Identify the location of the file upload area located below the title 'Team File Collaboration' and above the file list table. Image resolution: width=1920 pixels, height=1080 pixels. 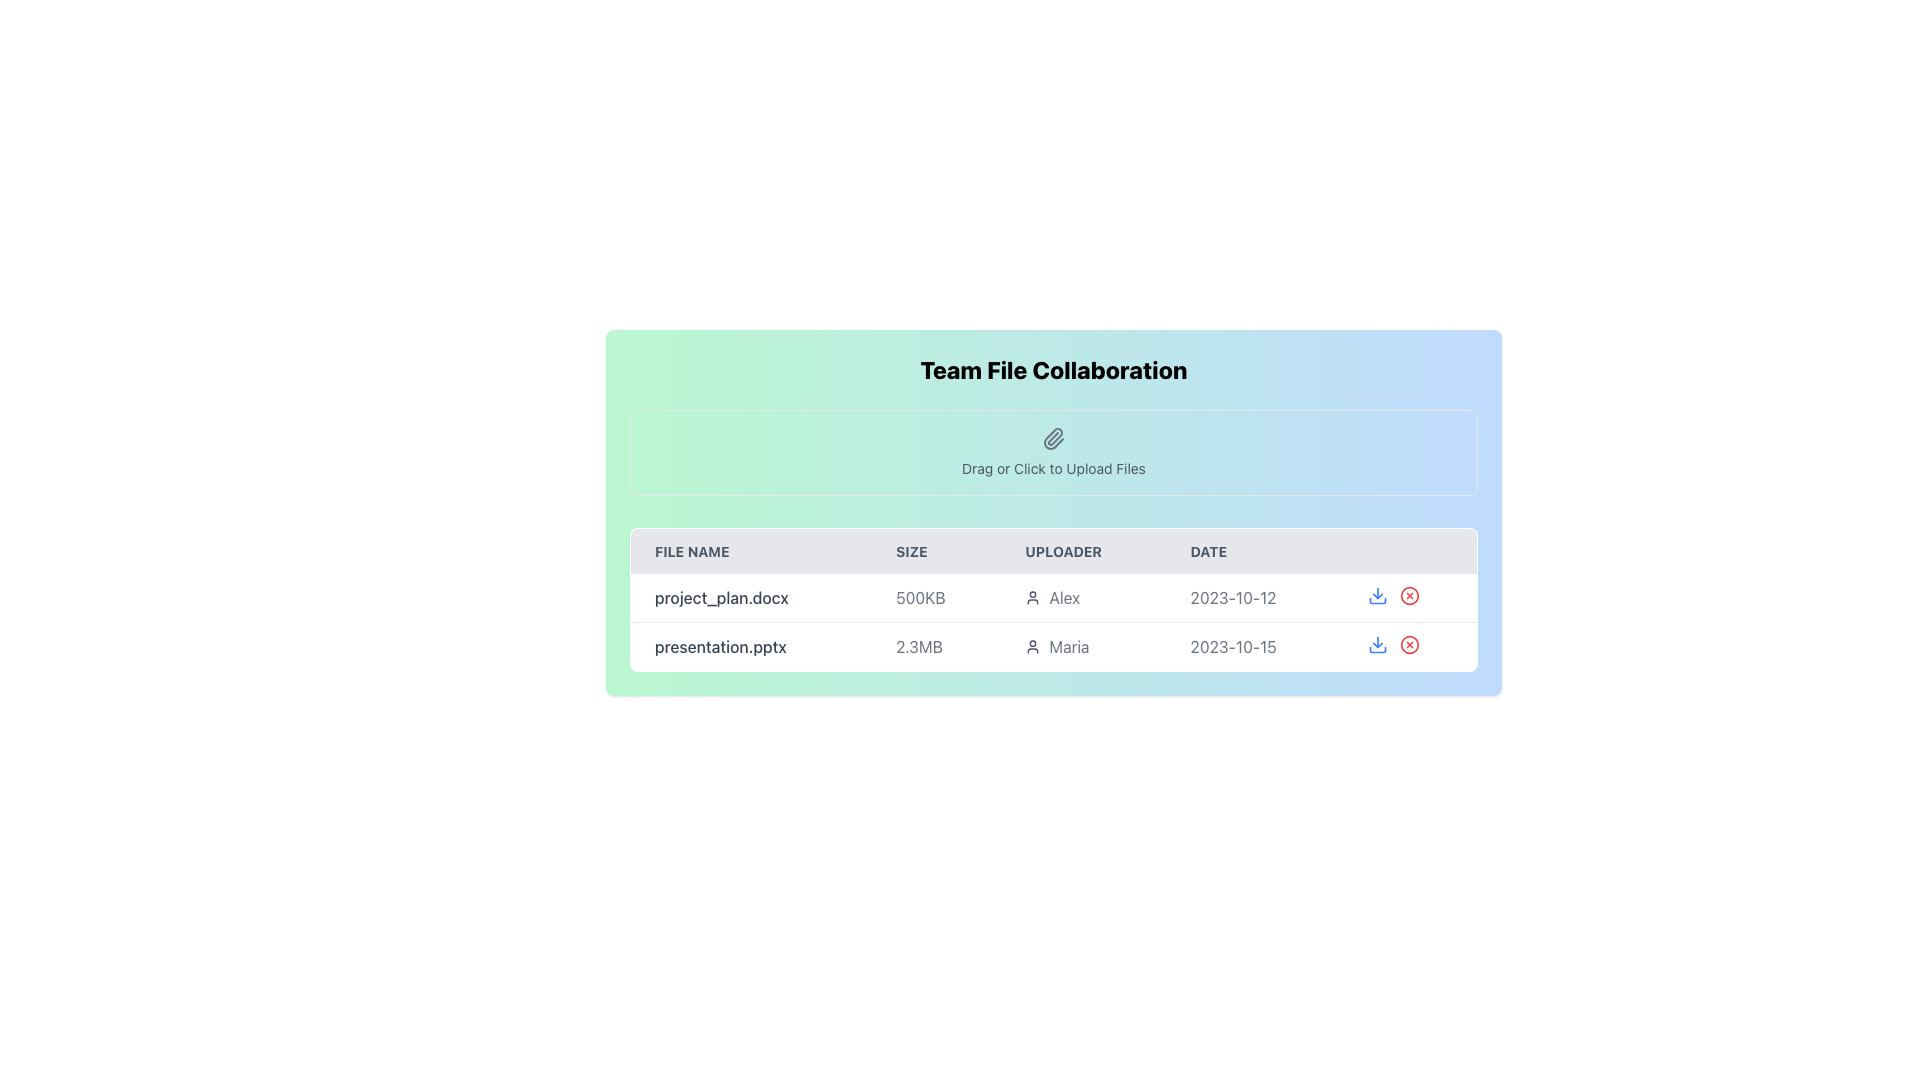
(1053, 452).